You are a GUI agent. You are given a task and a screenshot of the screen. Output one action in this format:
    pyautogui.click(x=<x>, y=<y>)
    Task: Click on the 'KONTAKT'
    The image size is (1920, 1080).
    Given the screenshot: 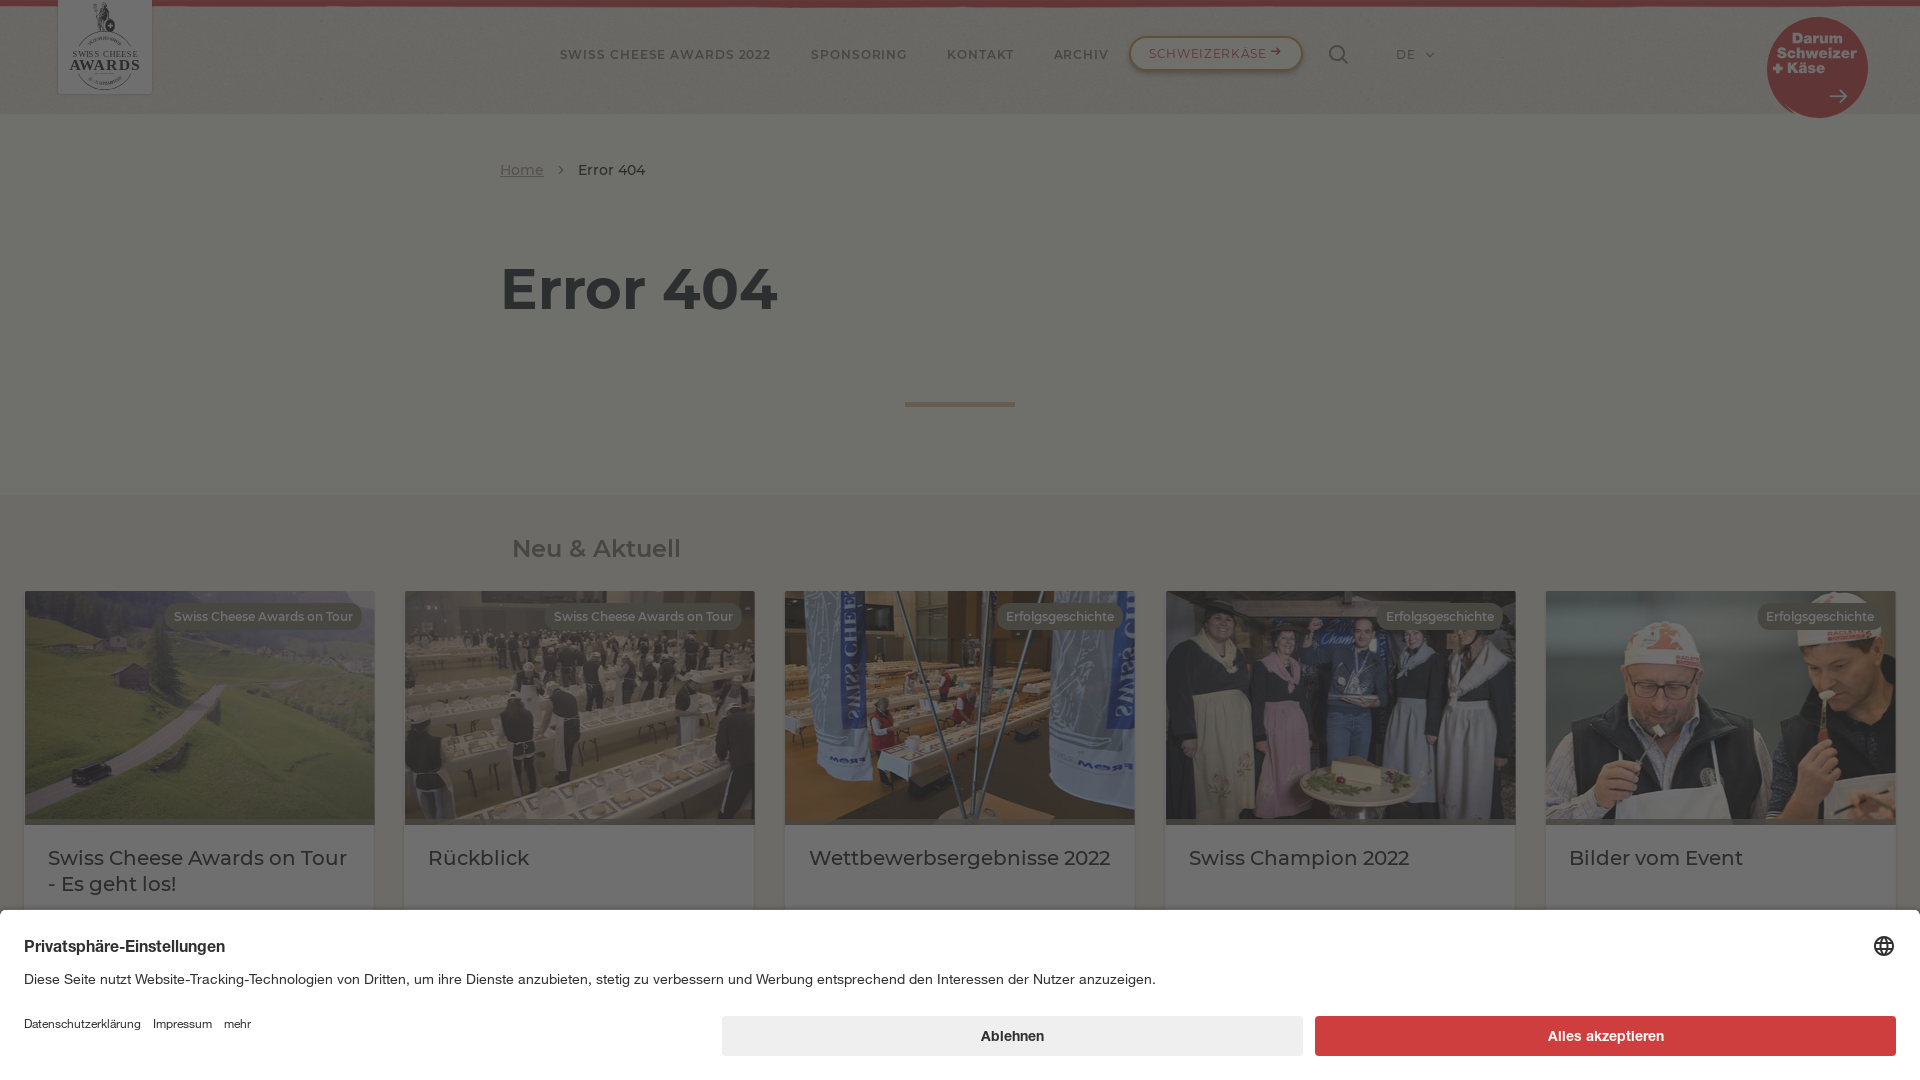 What is the action you would take?
    pyautogui.click(x=935, y=53)
    